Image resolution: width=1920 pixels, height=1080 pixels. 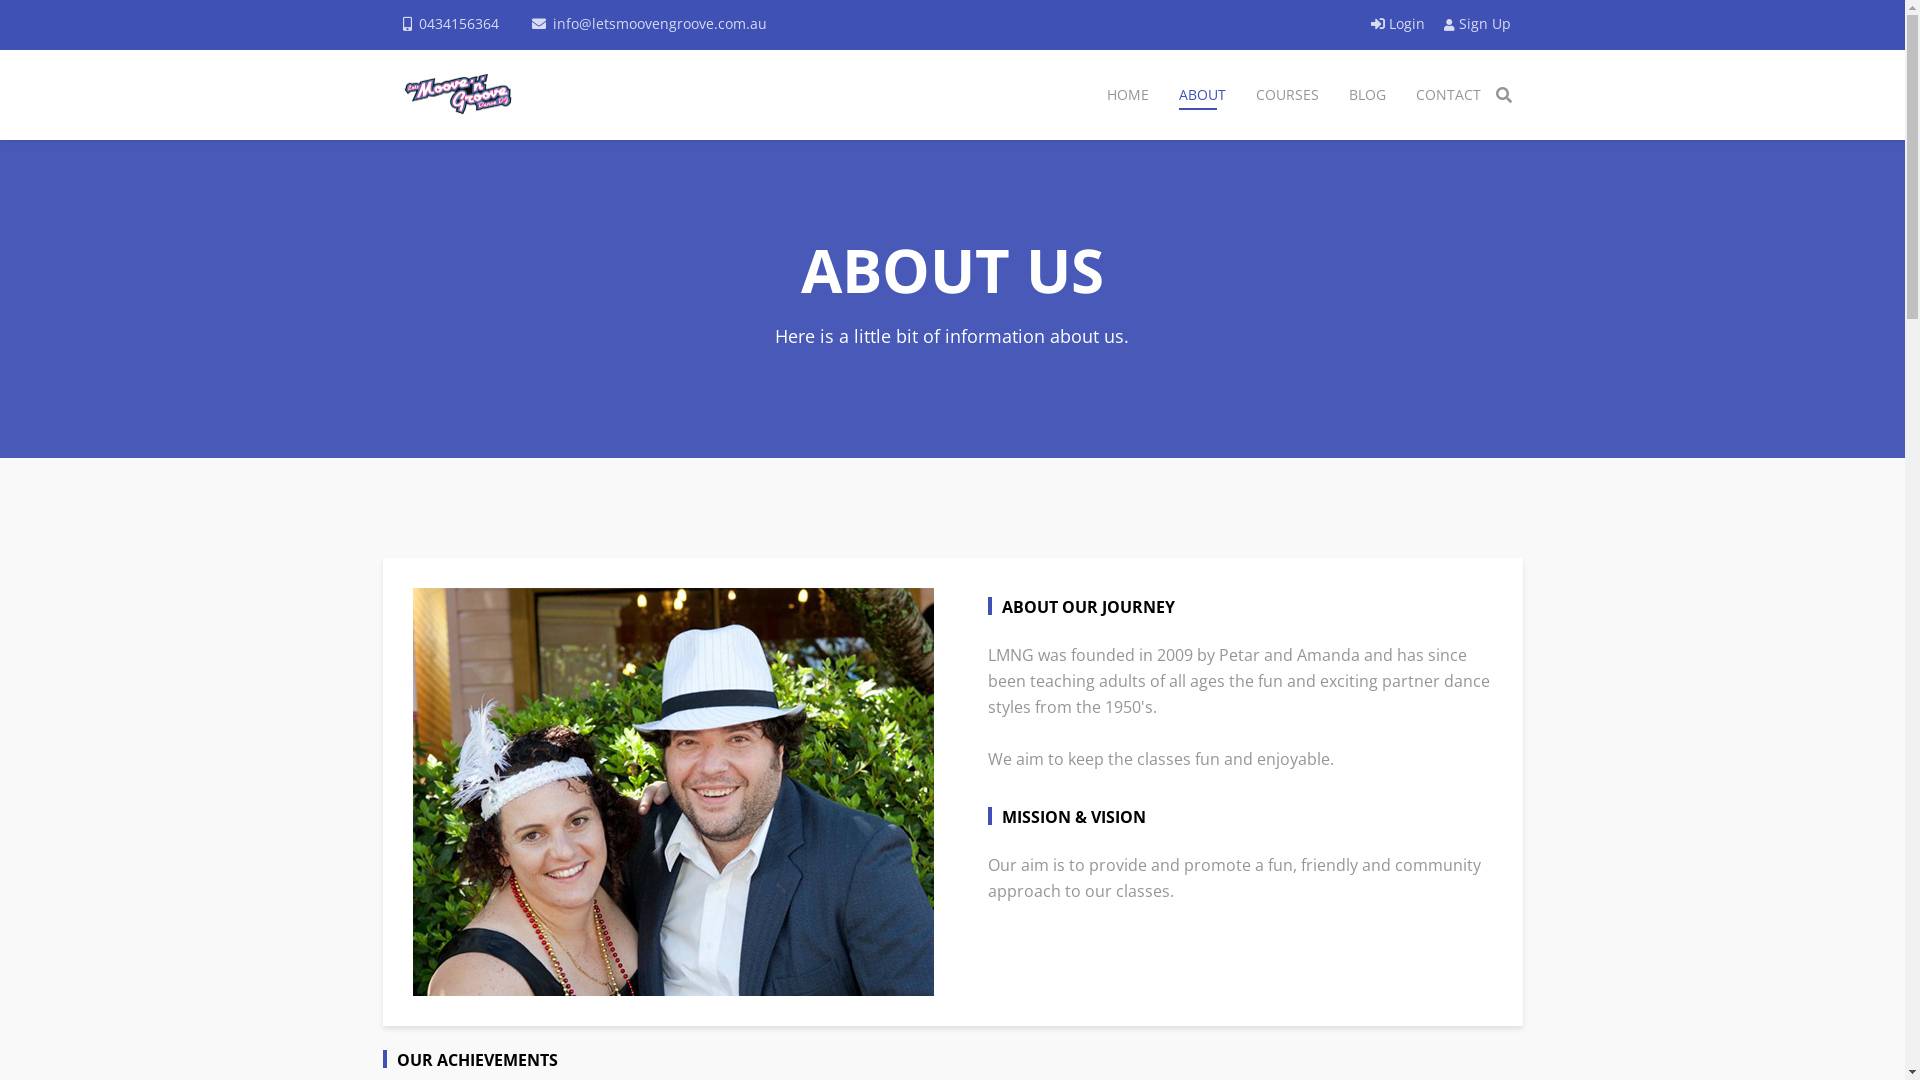 I want to click on 'ABOUT', so click(x=1201, y=95).